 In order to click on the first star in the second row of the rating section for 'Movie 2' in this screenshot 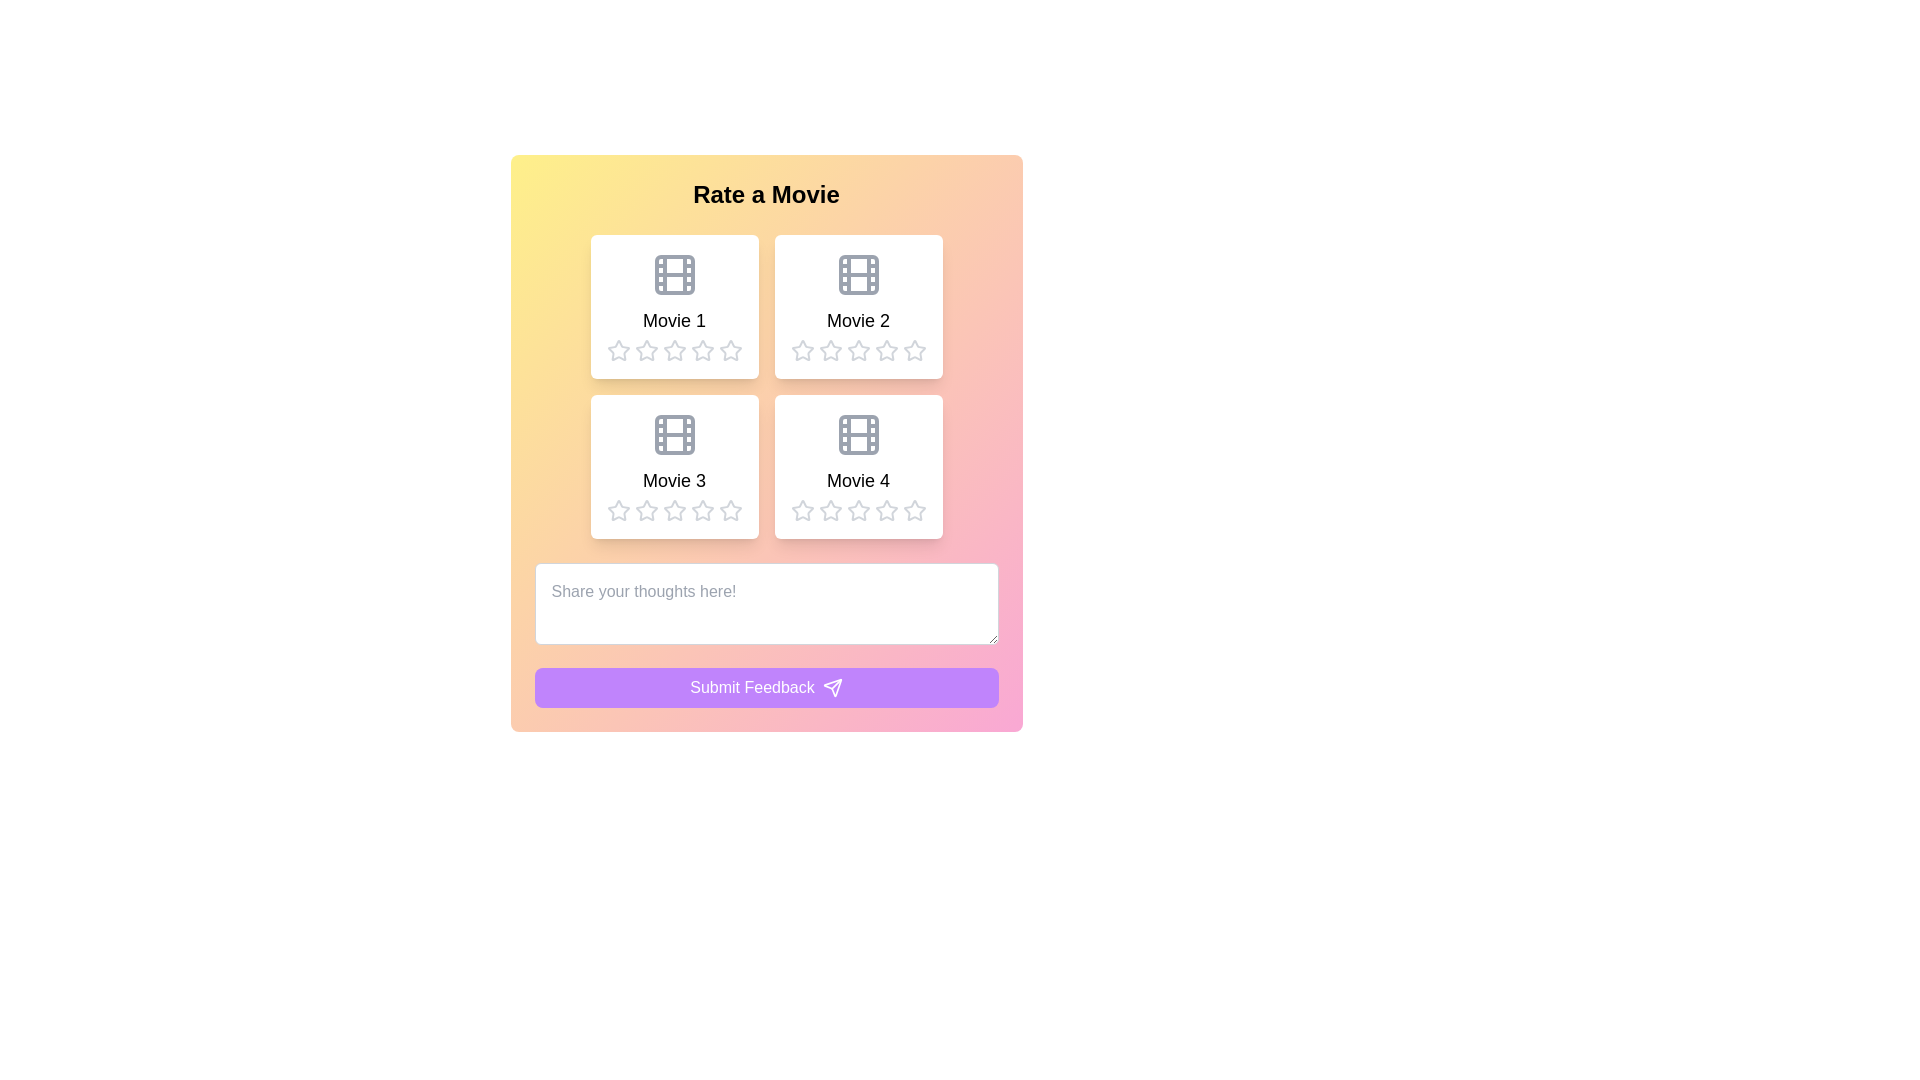, I will do `click(802, 350)`.